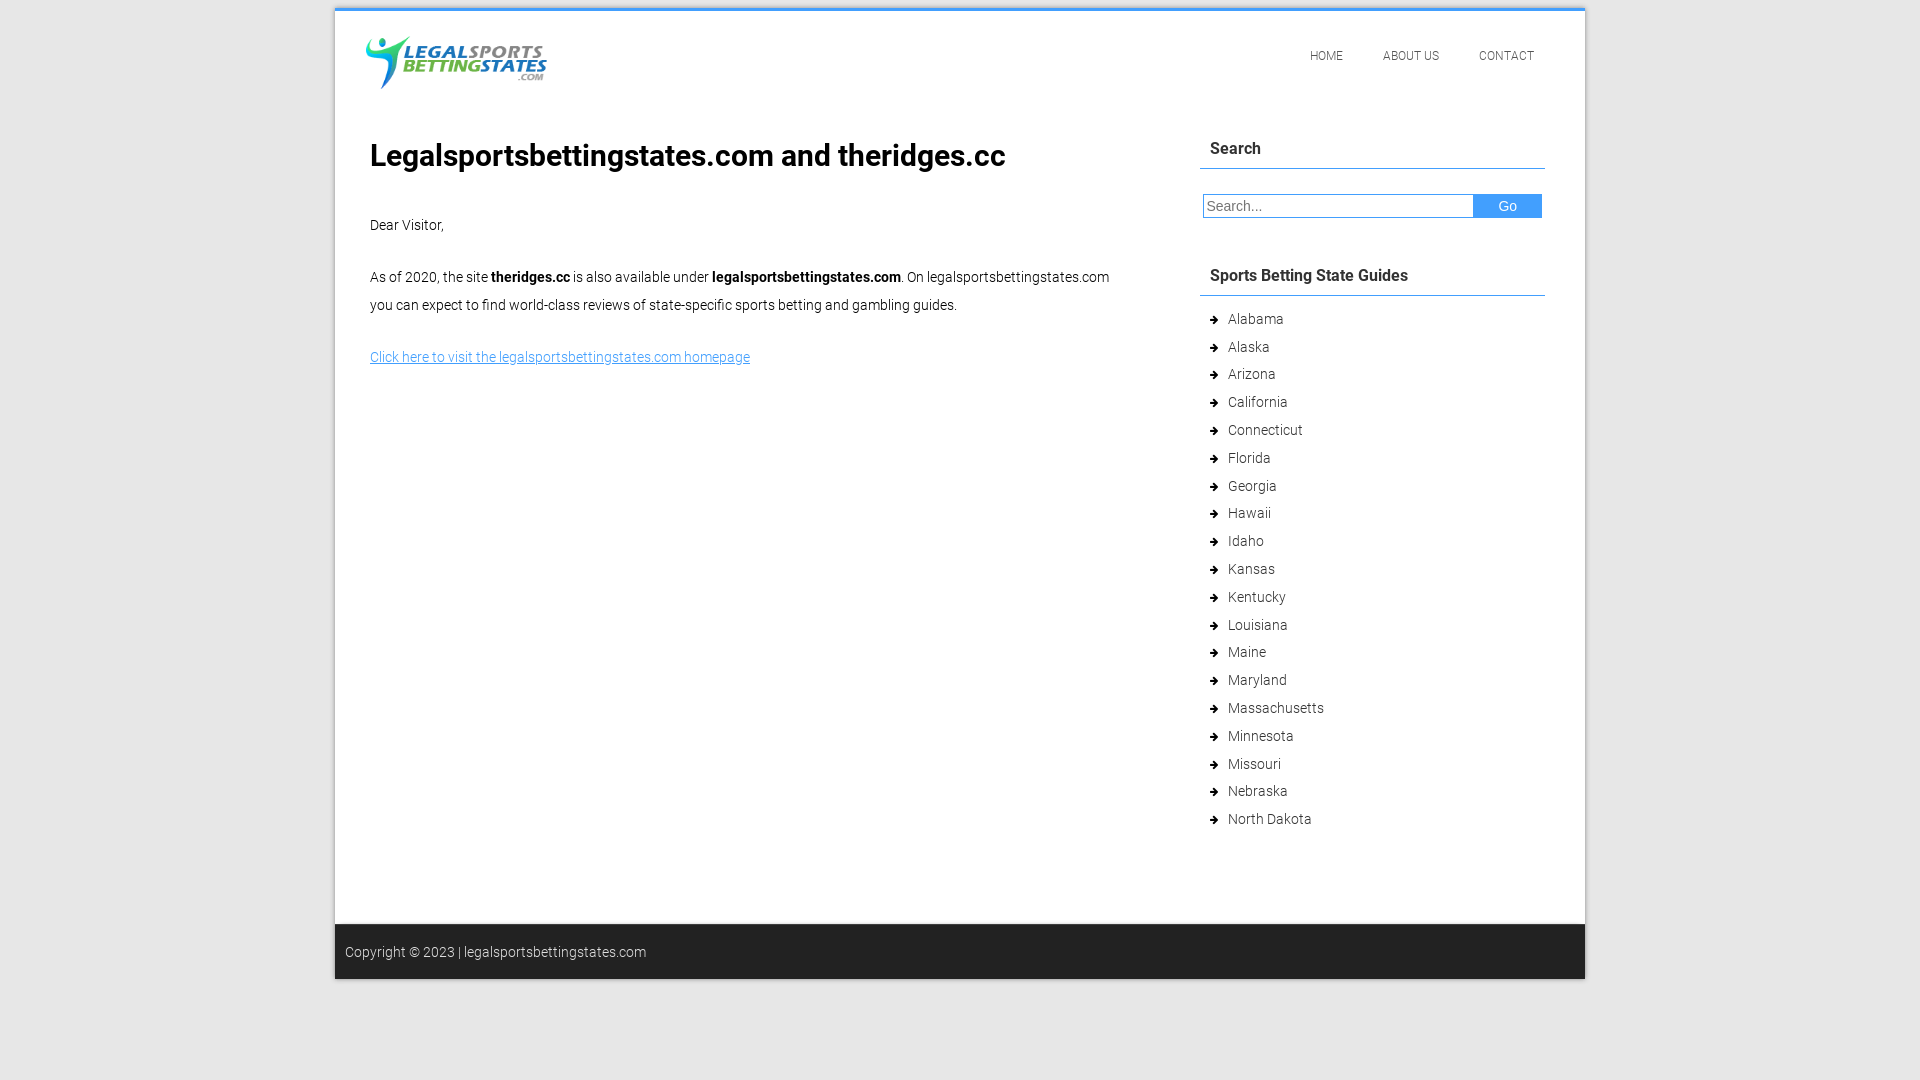 The height and width of the screenshot is (1080, 1920). What do you see at coordinates (1256, 401) in the screenshot?
I see `'California'` at bounding box center [1256, 401].